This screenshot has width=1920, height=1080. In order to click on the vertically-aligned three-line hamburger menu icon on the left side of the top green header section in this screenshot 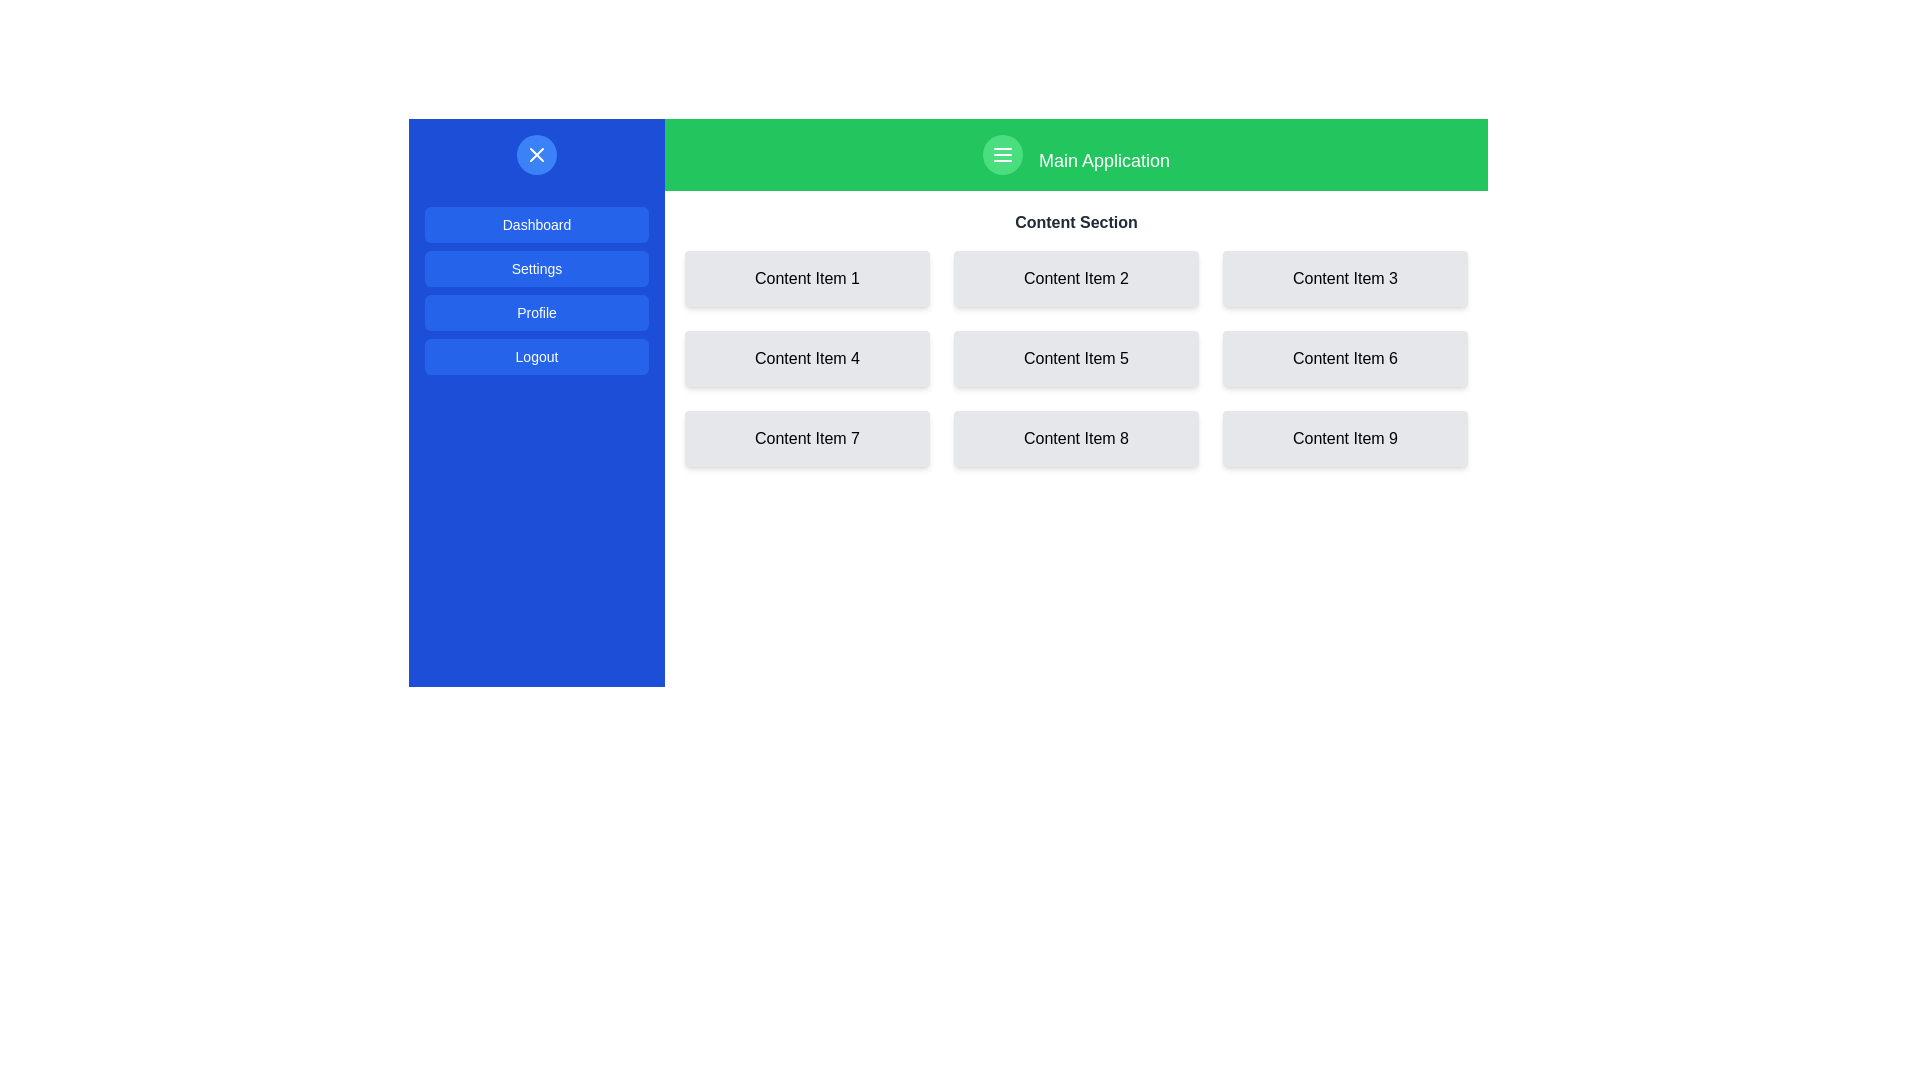, I will do `click(1003, 153)`.